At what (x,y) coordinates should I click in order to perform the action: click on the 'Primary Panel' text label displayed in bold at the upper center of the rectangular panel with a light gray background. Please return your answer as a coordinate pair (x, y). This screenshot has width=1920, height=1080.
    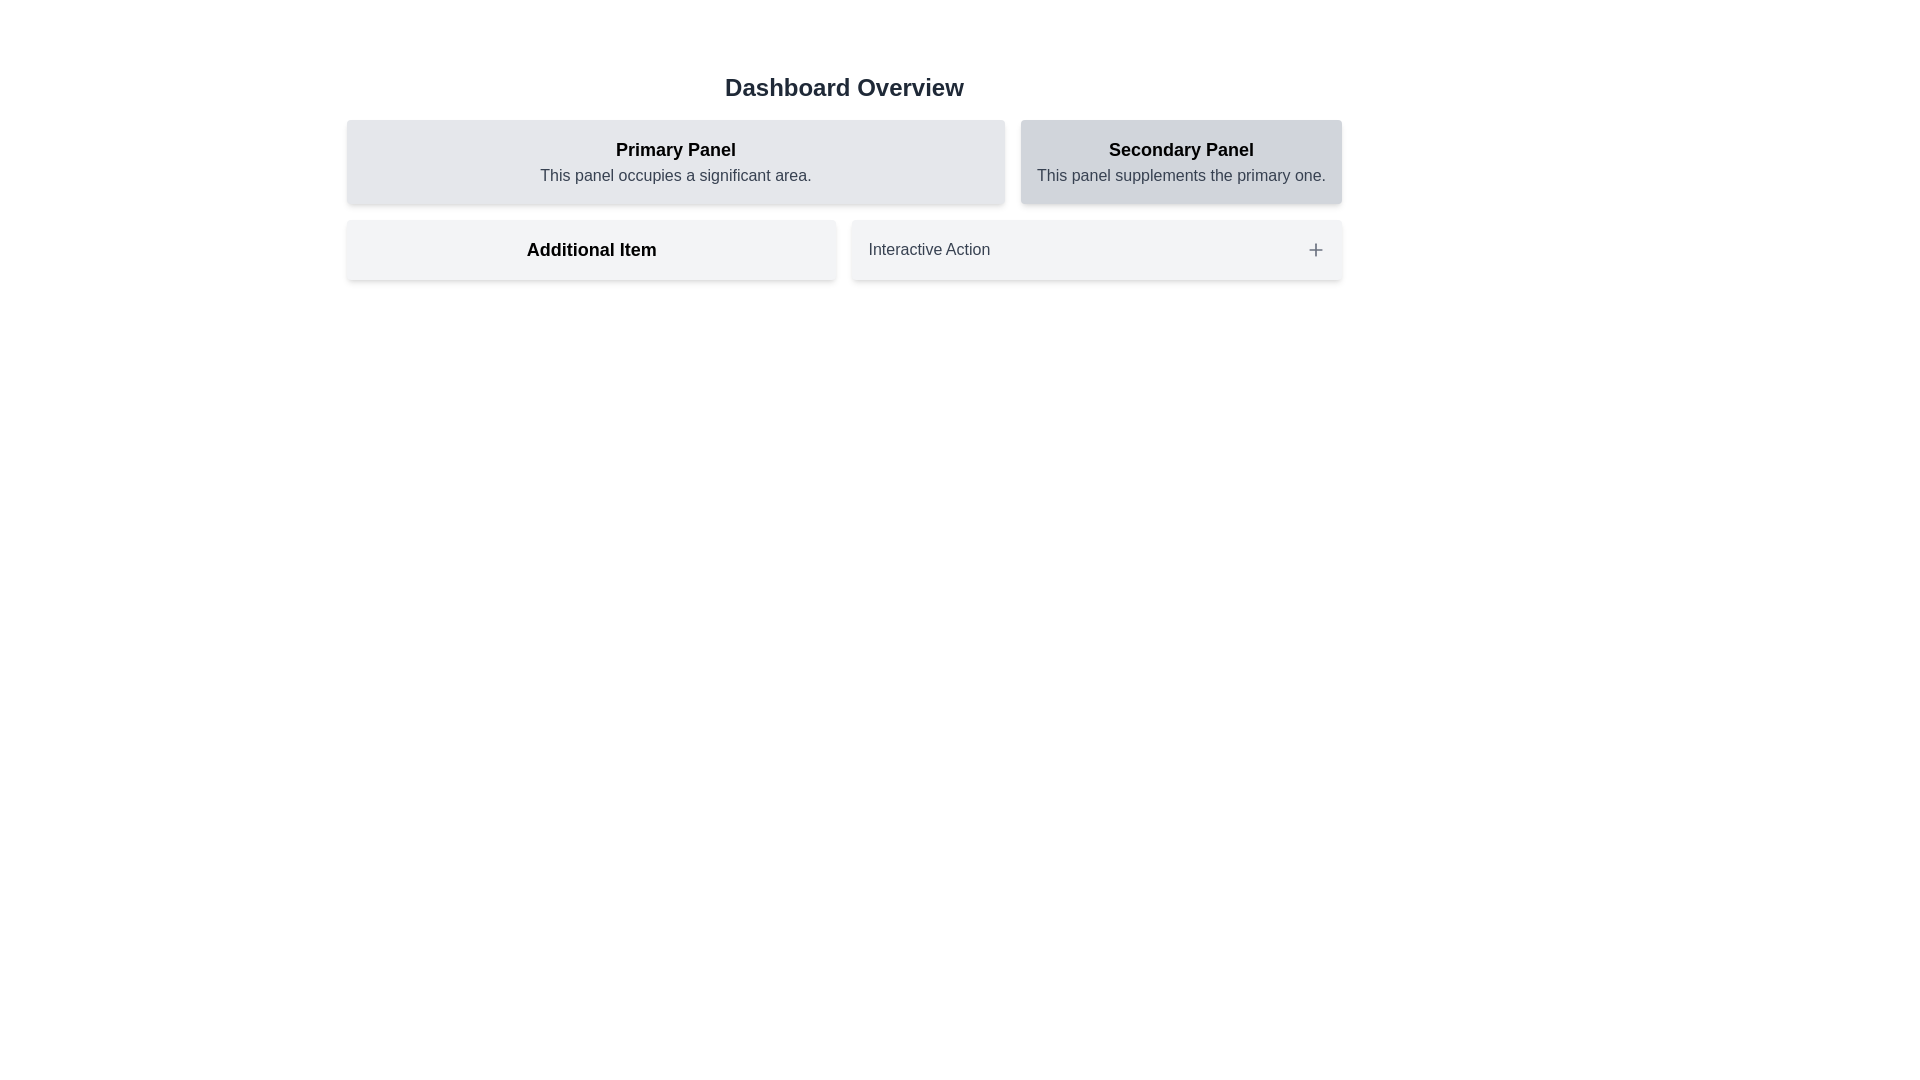
    Looking at the image, I should click on (676, 149).